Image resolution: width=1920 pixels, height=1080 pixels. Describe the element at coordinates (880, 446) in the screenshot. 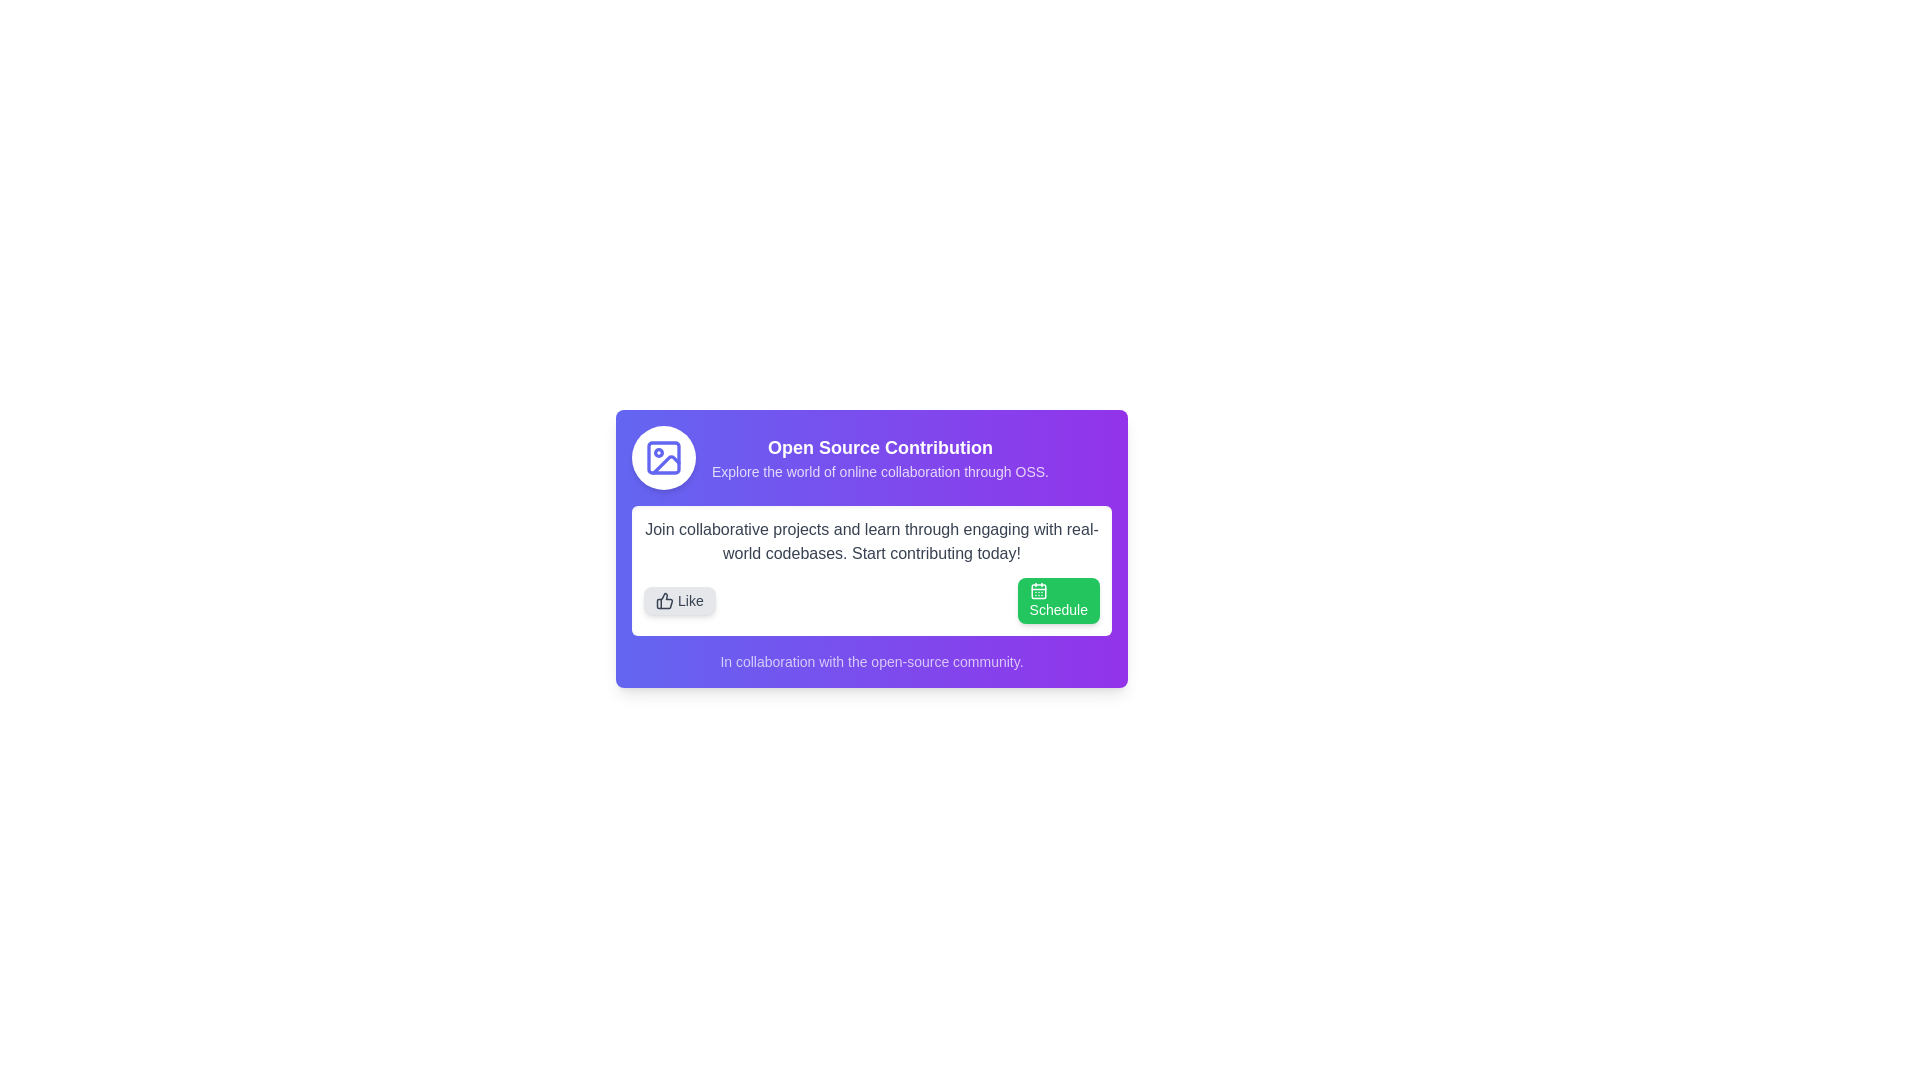

I see `the 'Open Source Contribution' text label, which is styled with a larger font size, bold typeface, and white color, located in the purple-colored header section` at that location.